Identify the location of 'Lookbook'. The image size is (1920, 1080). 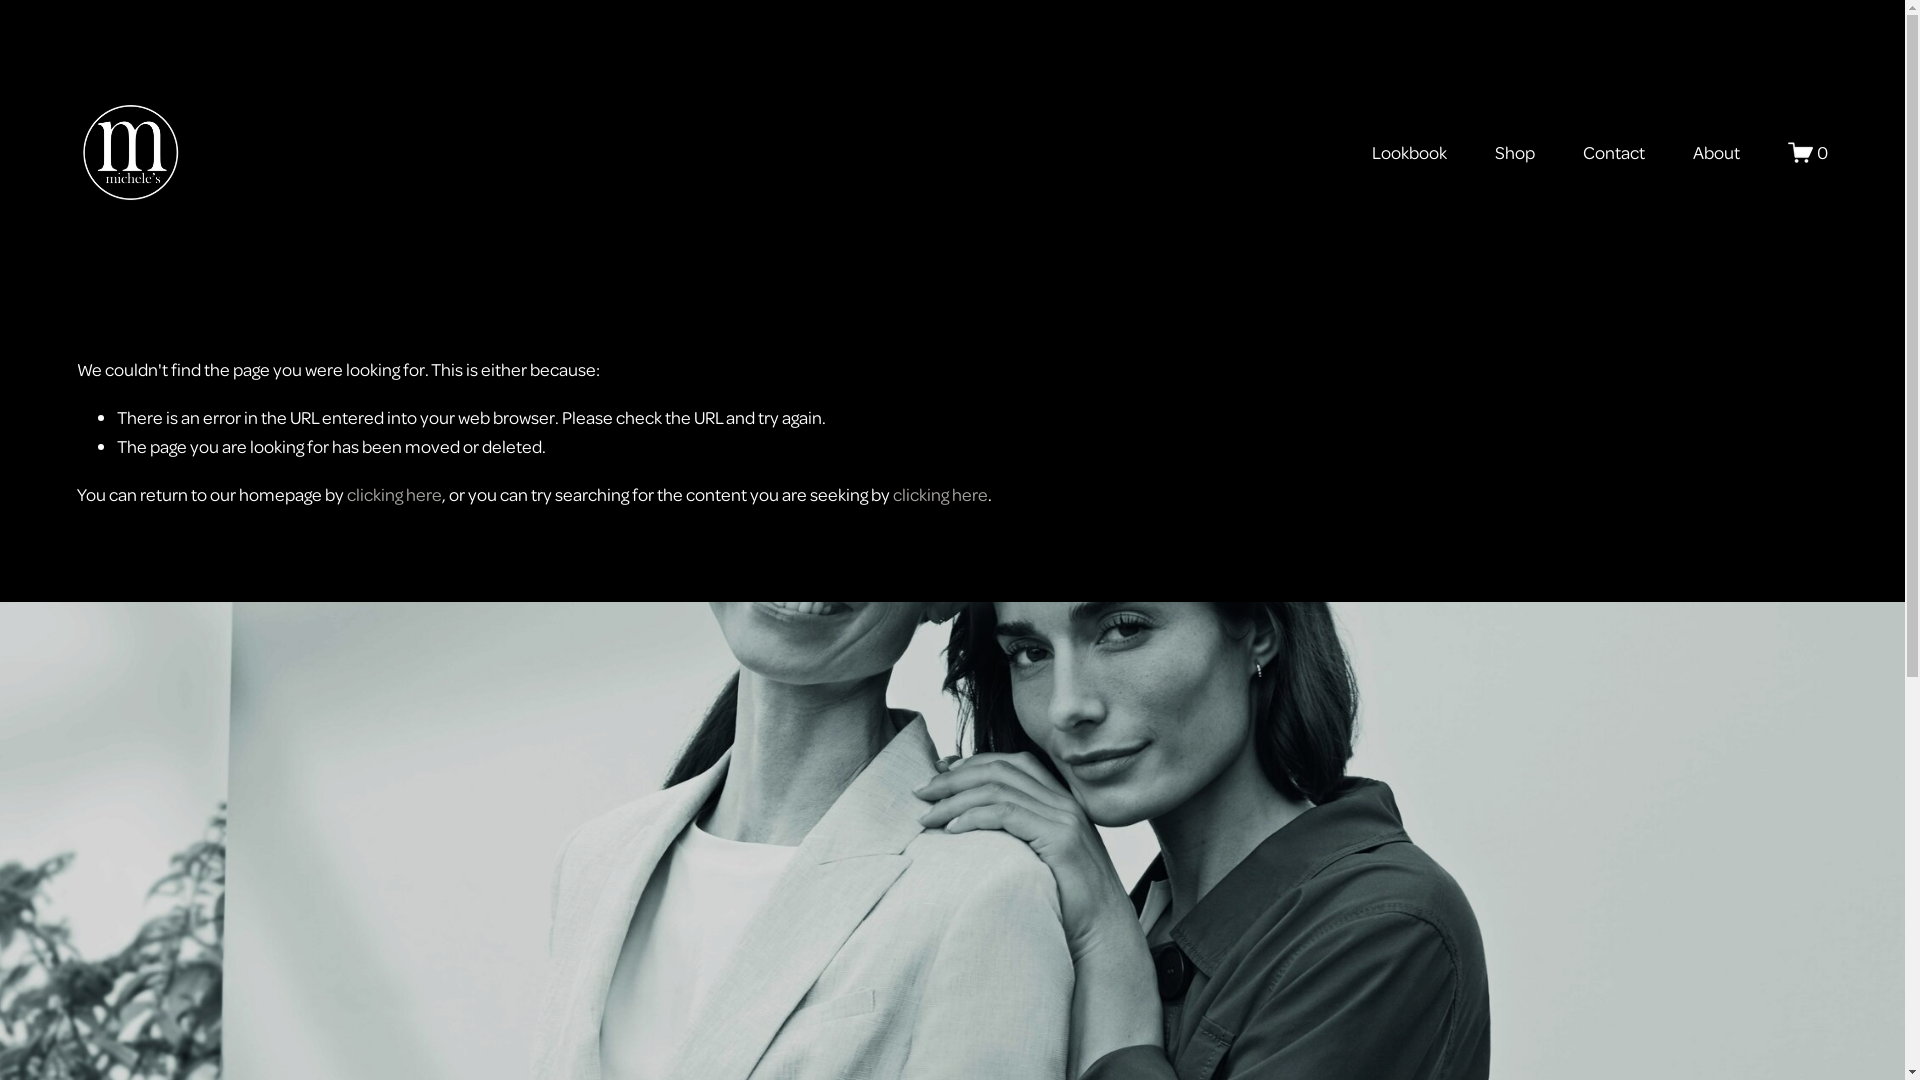
(1408, 151).